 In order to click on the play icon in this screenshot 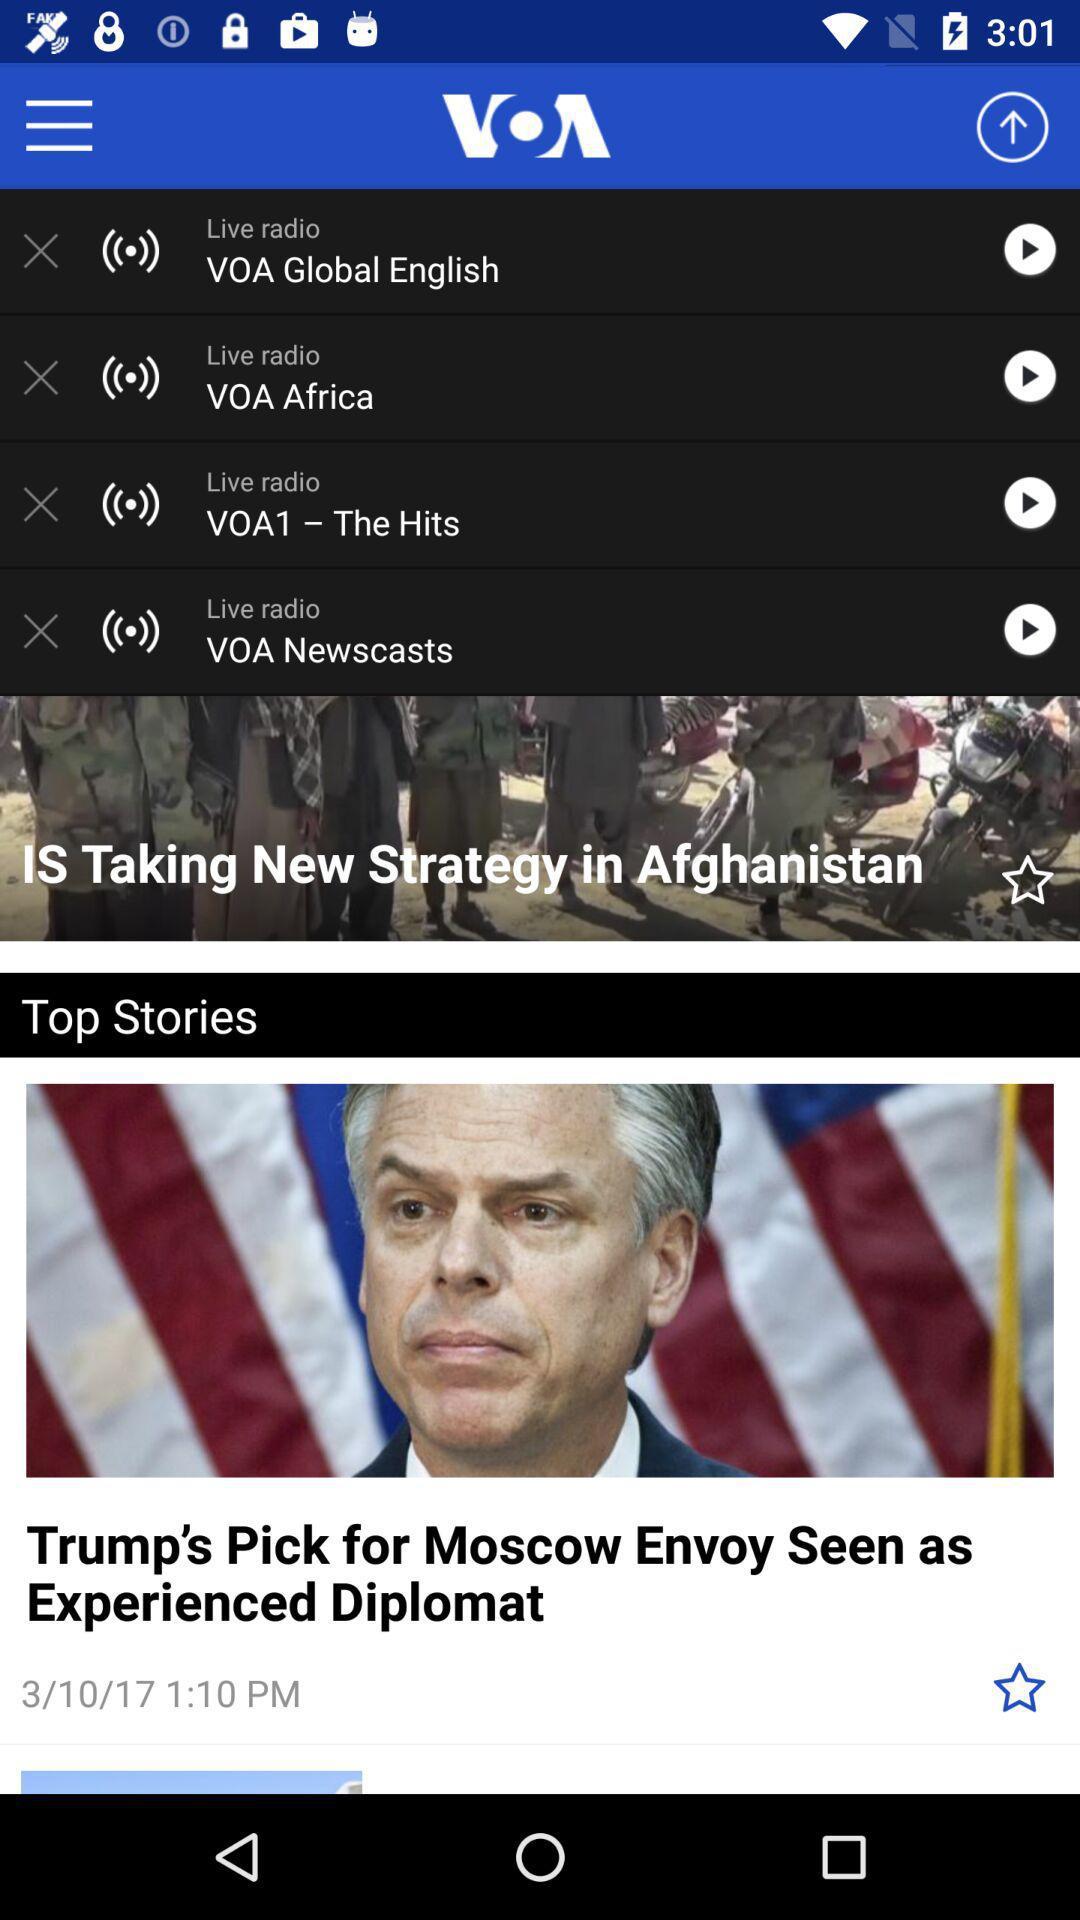, I will do `click(1039, 504)`.